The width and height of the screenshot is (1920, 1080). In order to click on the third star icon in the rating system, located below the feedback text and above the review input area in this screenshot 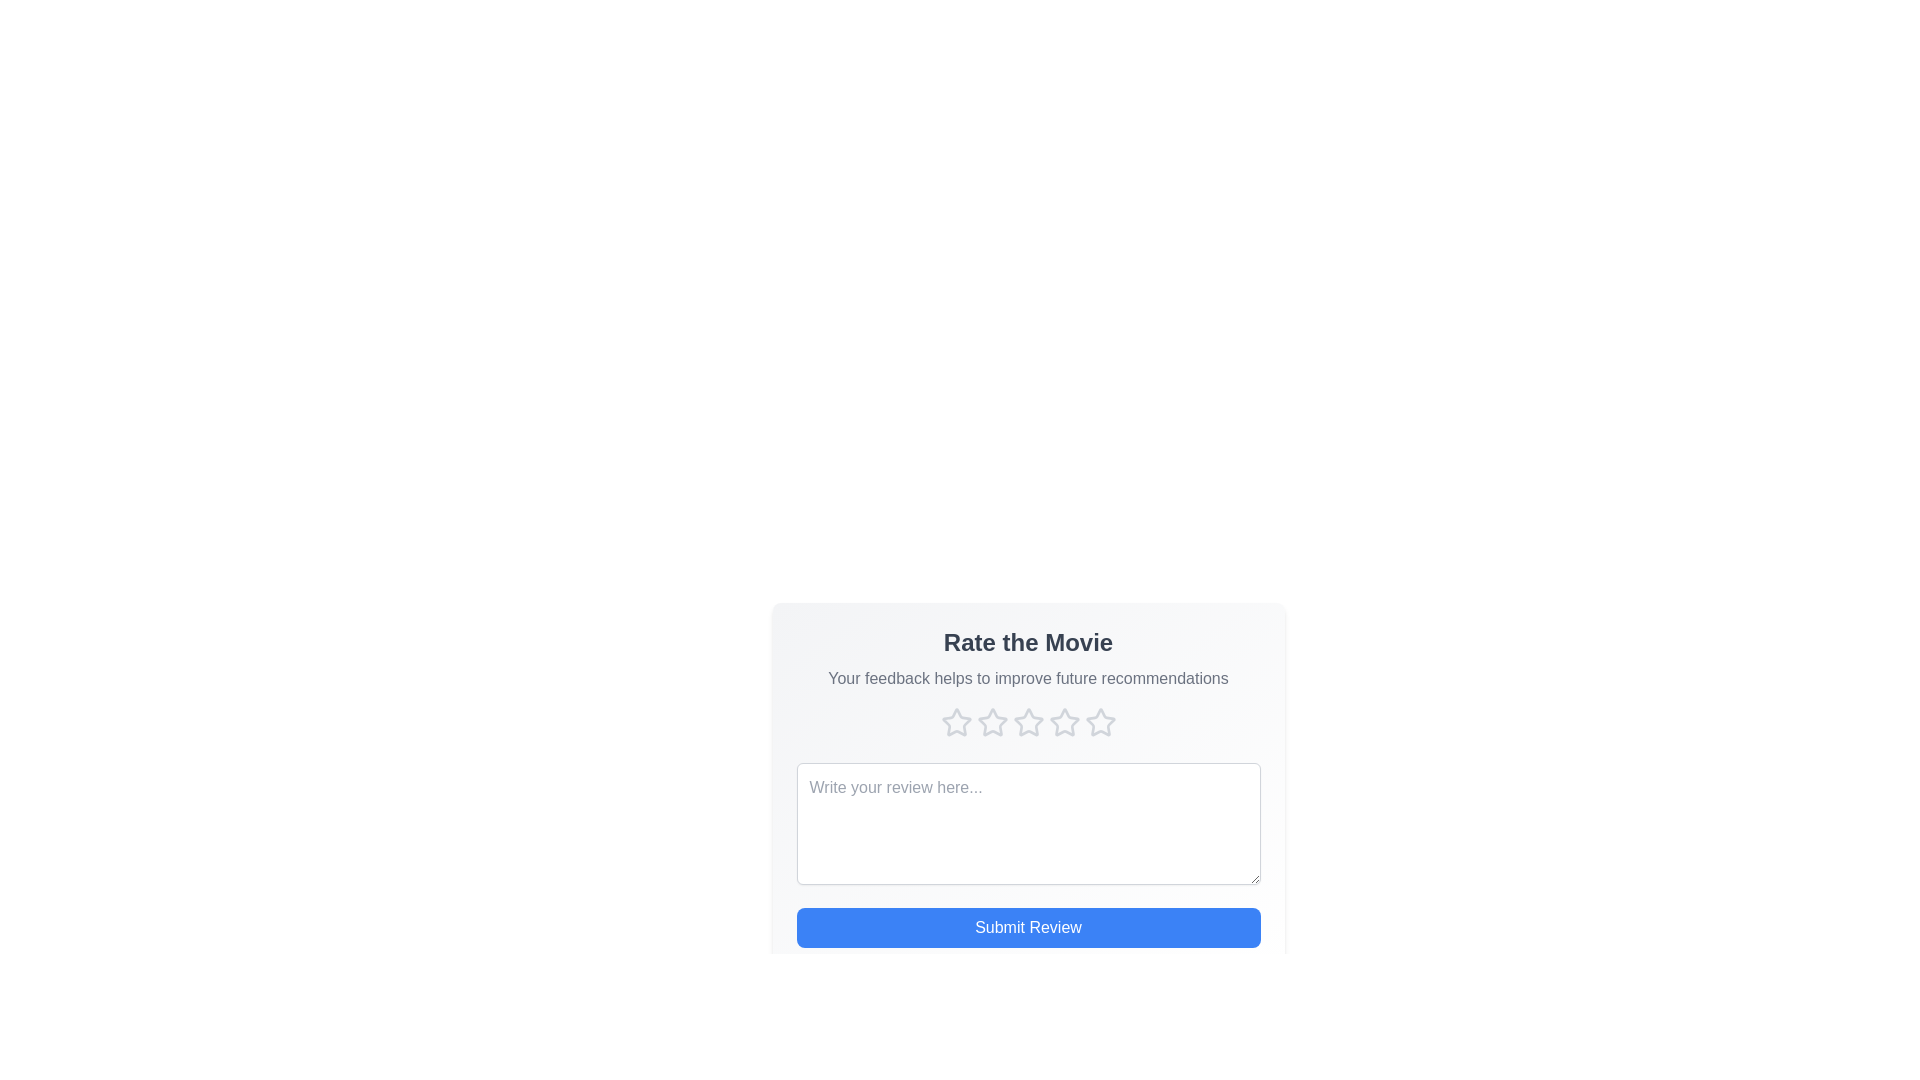, I will do `click(1028, 722)`.